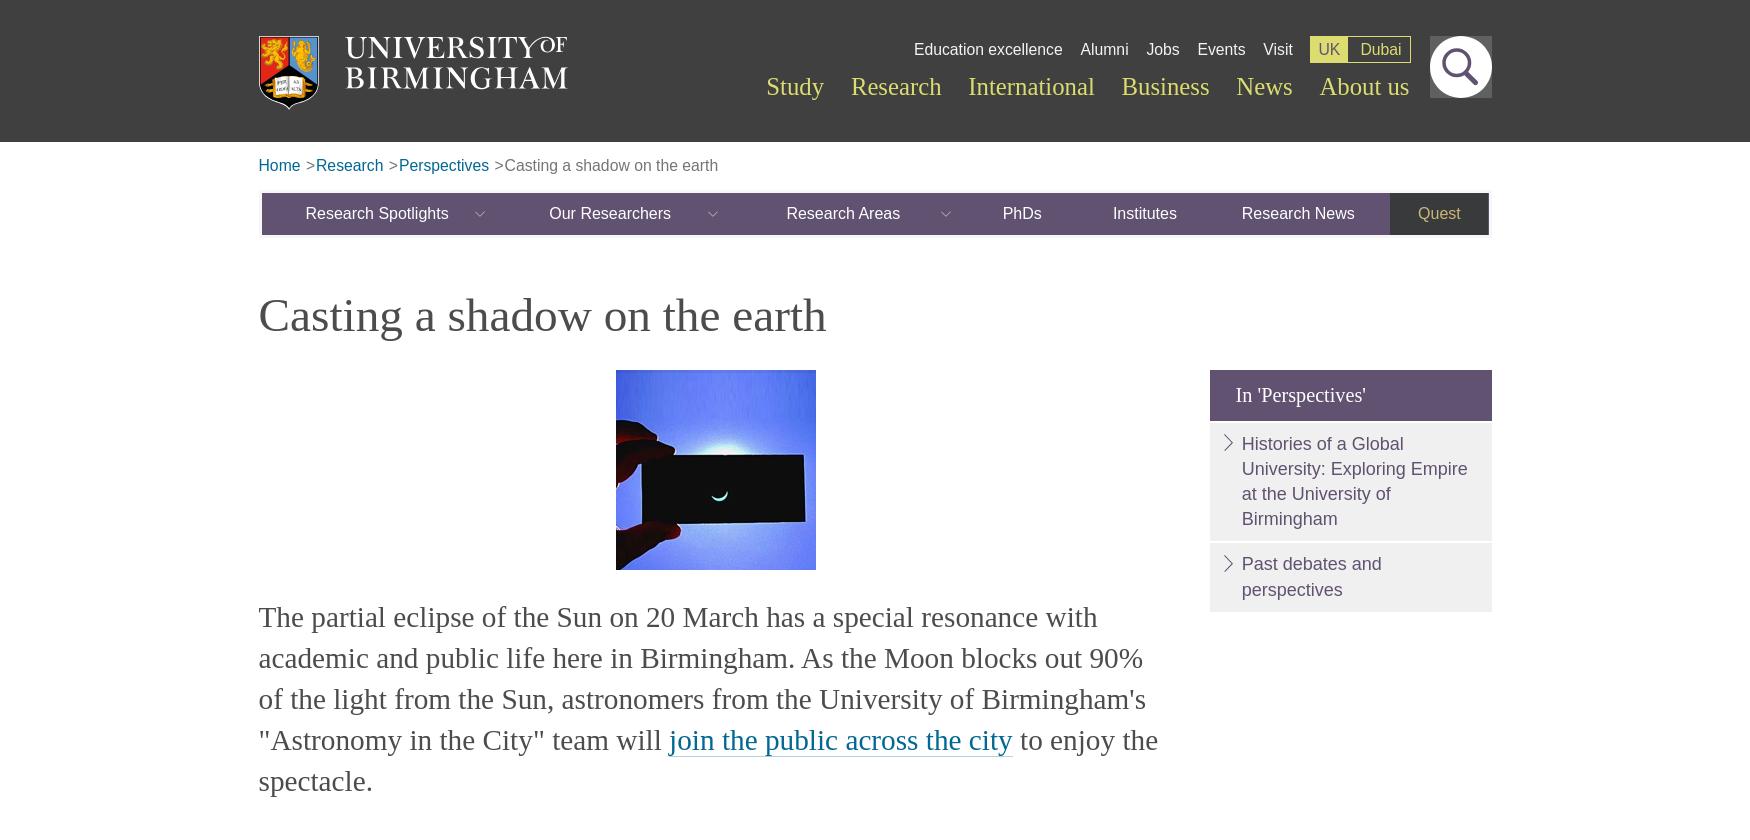 The image size is (1750, 840). I want to click on 'Dubai', so click(1379, 48).